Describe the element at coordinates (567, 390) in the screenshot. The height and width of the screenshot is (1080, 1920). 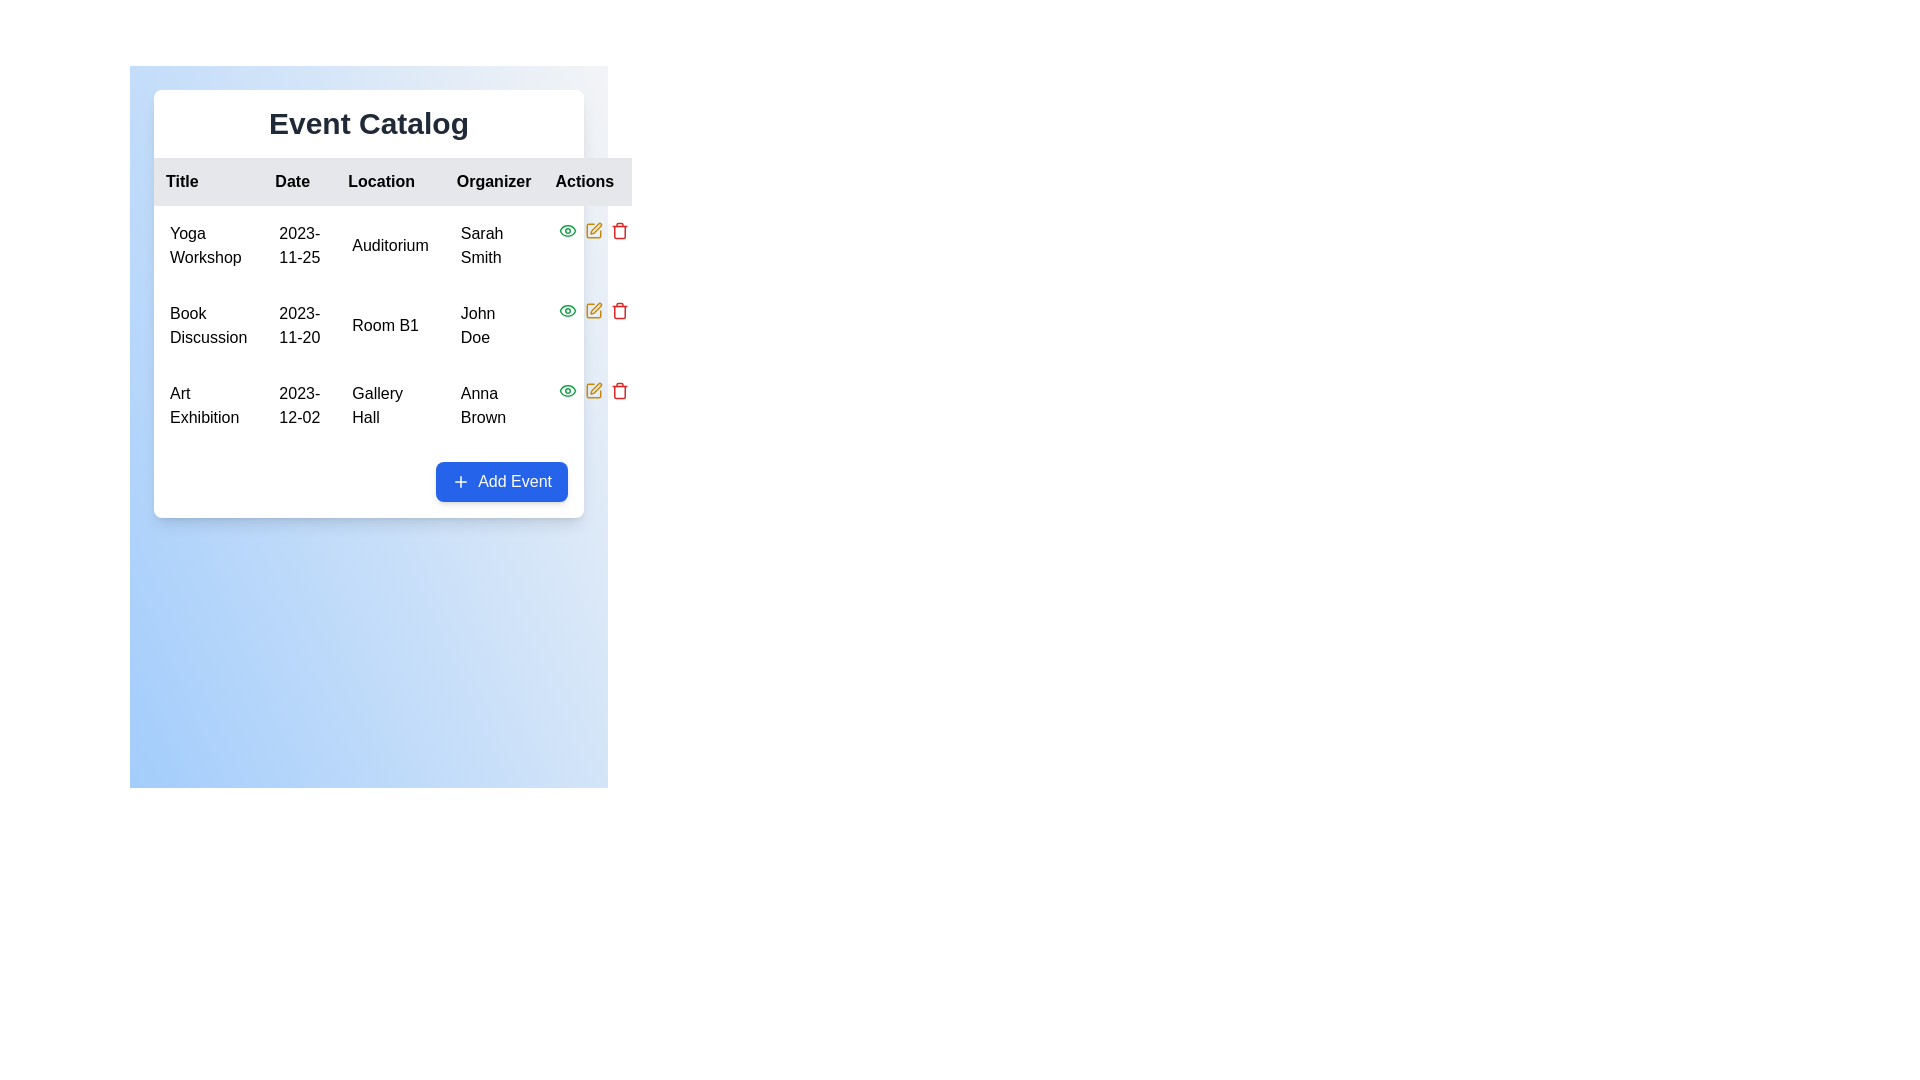
I see `the green eye icon in the third row under the Actions column next to the 'Art Exhibition' entry` at that location.